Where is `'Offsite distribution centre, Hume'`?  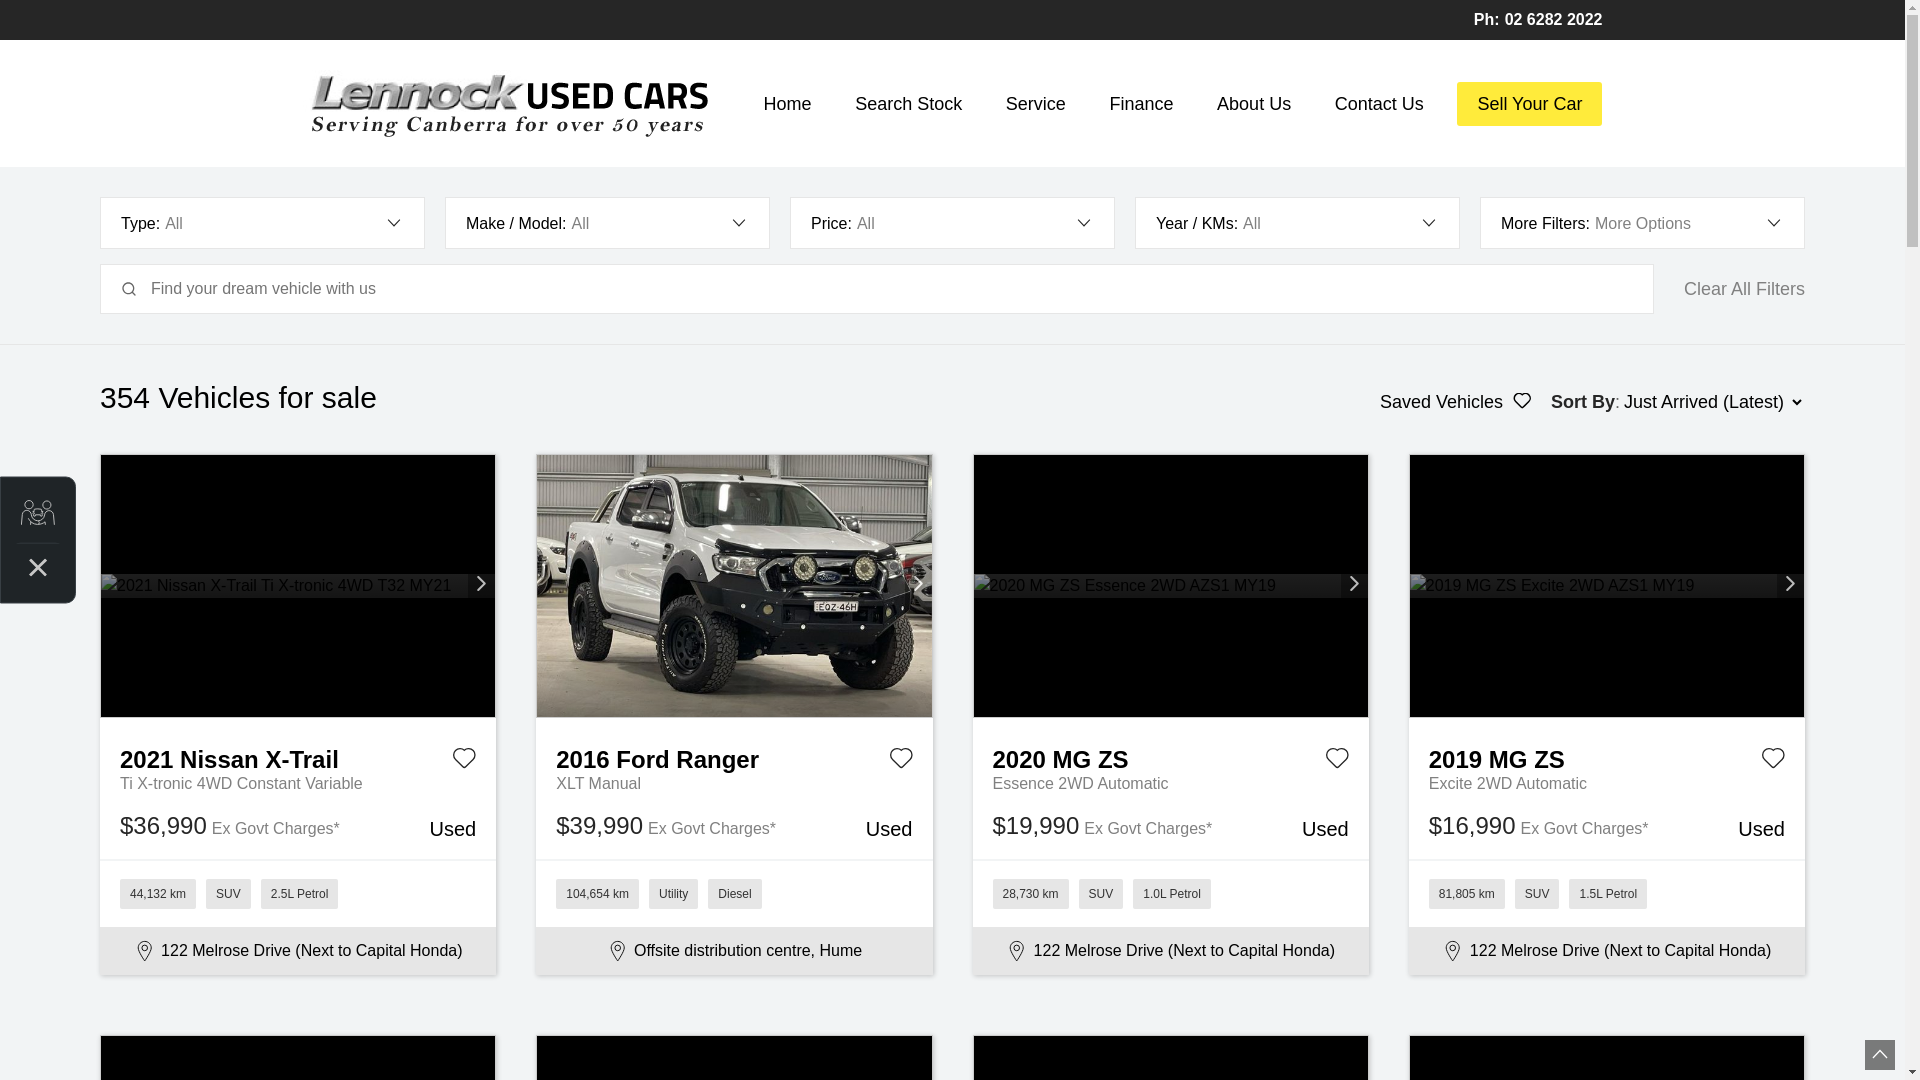
'Offsite distribution centre, Hume' is located at coordinates (733, 950).